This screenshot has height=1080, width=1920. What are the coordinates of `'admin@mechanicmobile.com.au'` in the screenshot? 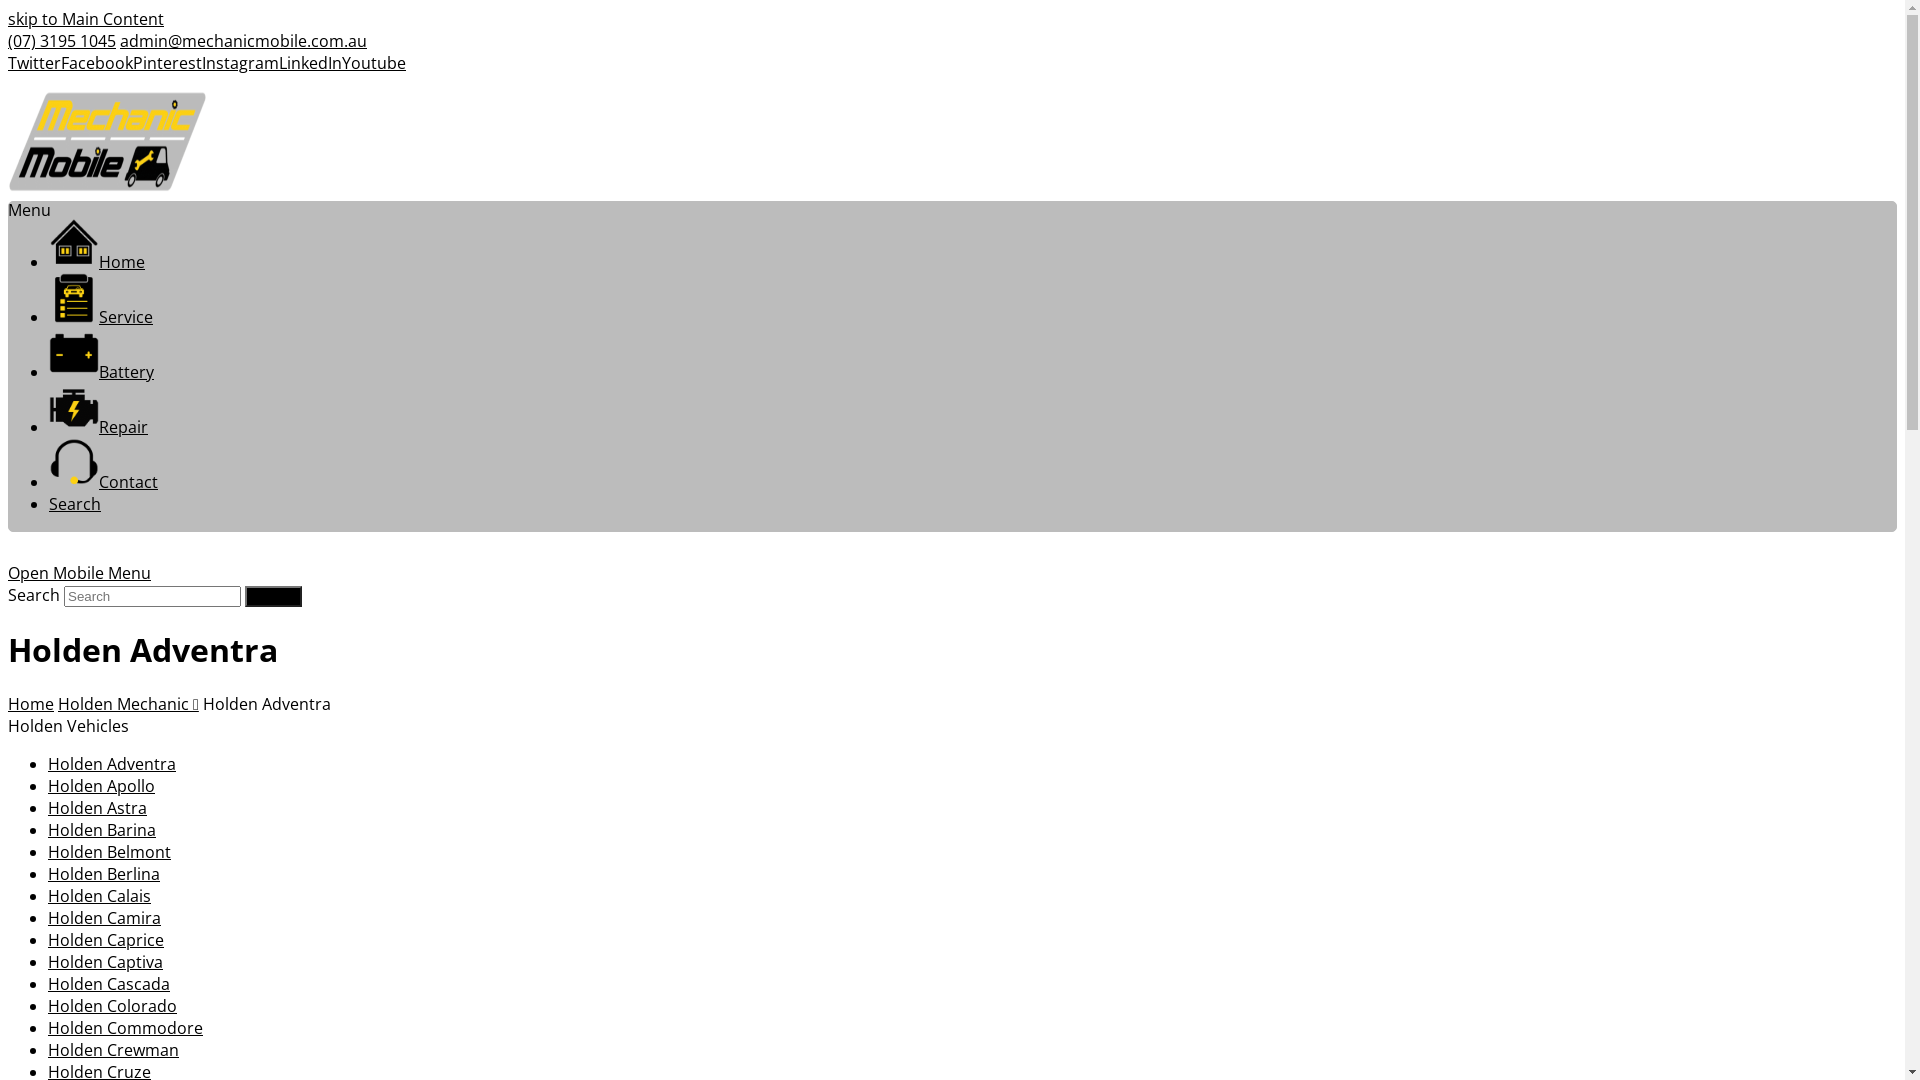 It's located at (242, 41).